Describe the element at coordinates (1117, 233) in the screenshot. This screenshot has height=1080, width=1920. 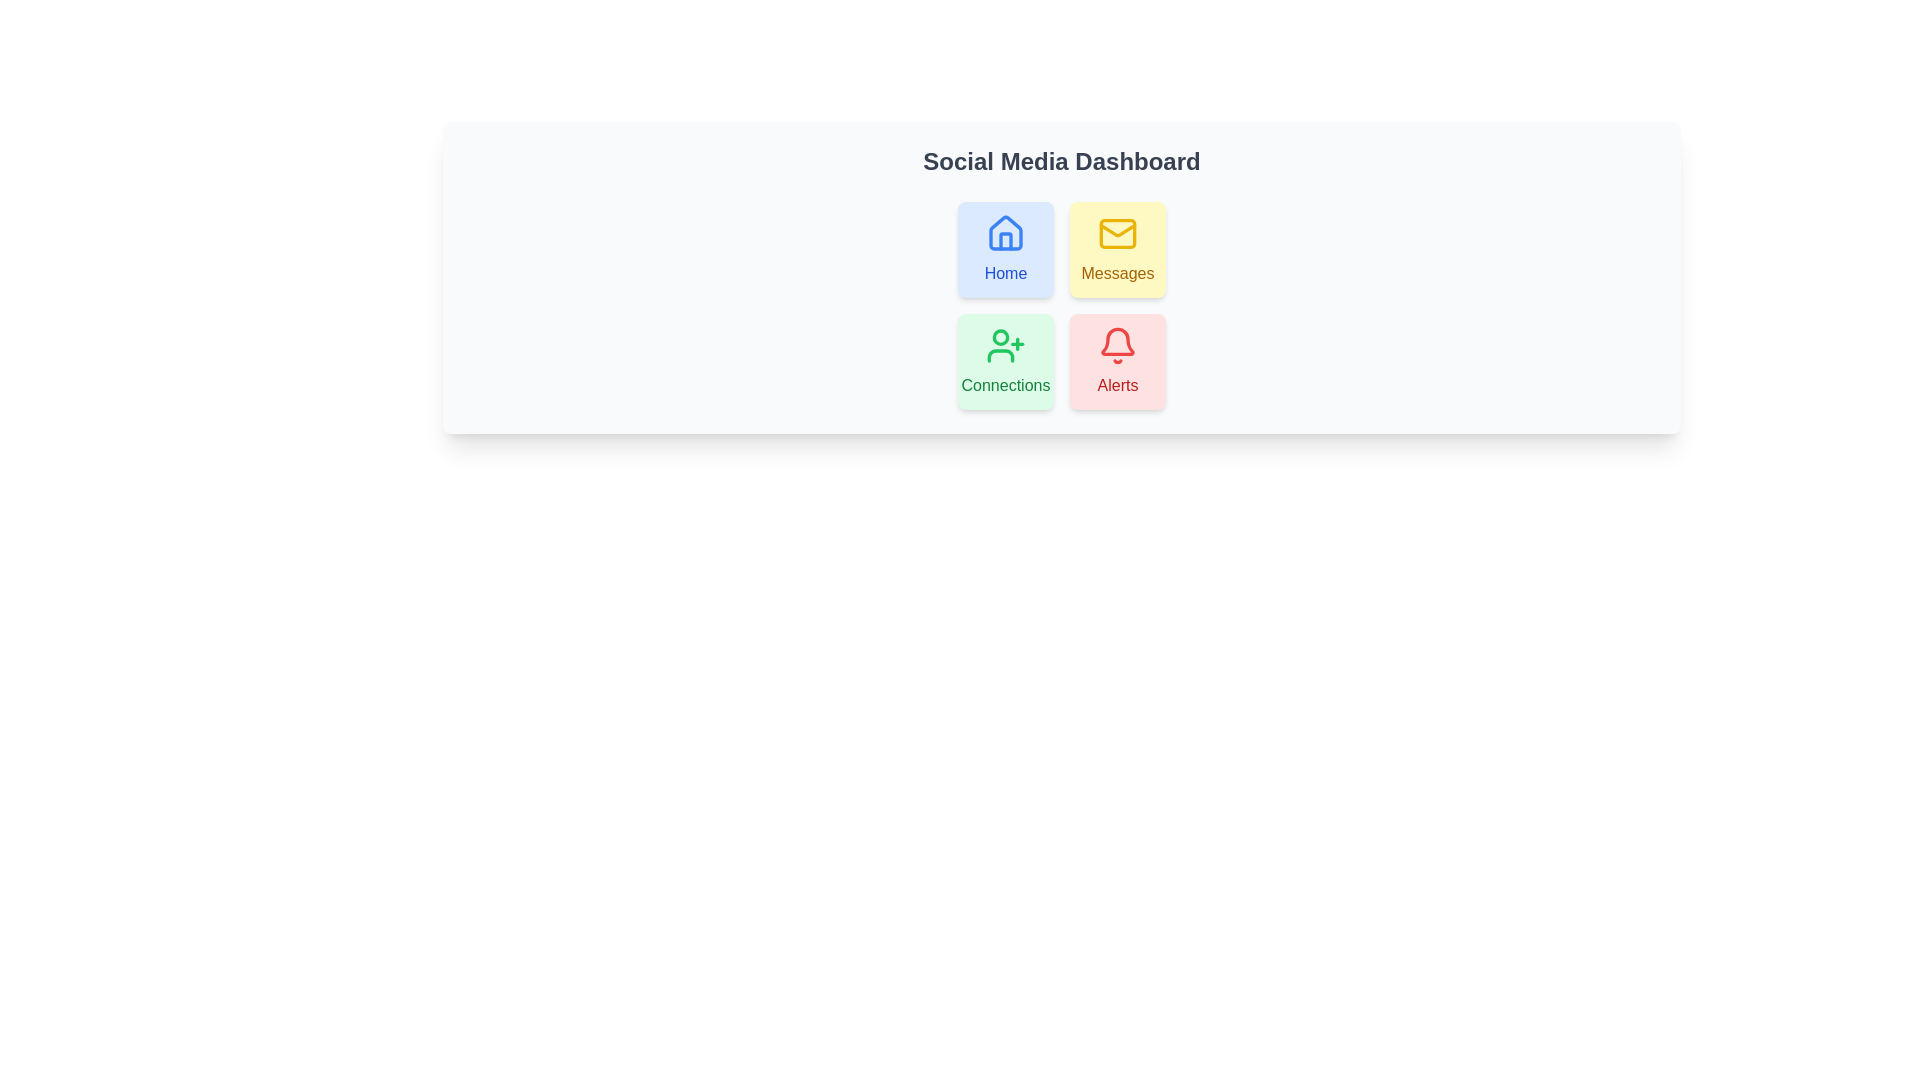
I see `the 'Messages' button which contains the envelope icon with a yellow outline and rounded corners` at that location.